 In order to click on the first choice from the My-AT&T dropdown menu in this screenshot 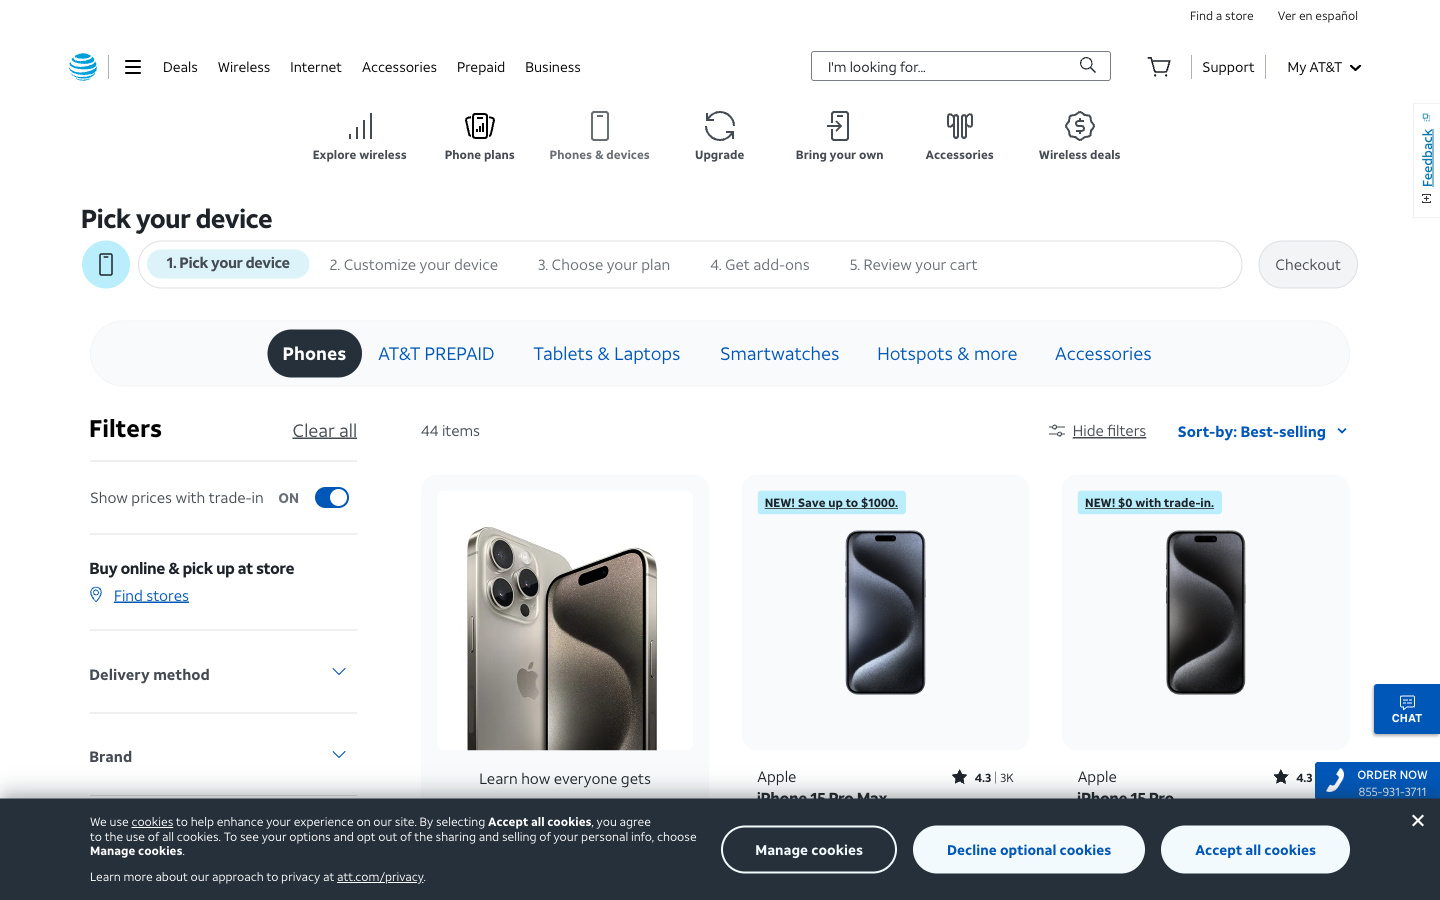, I will do `click(1322, 65)`.